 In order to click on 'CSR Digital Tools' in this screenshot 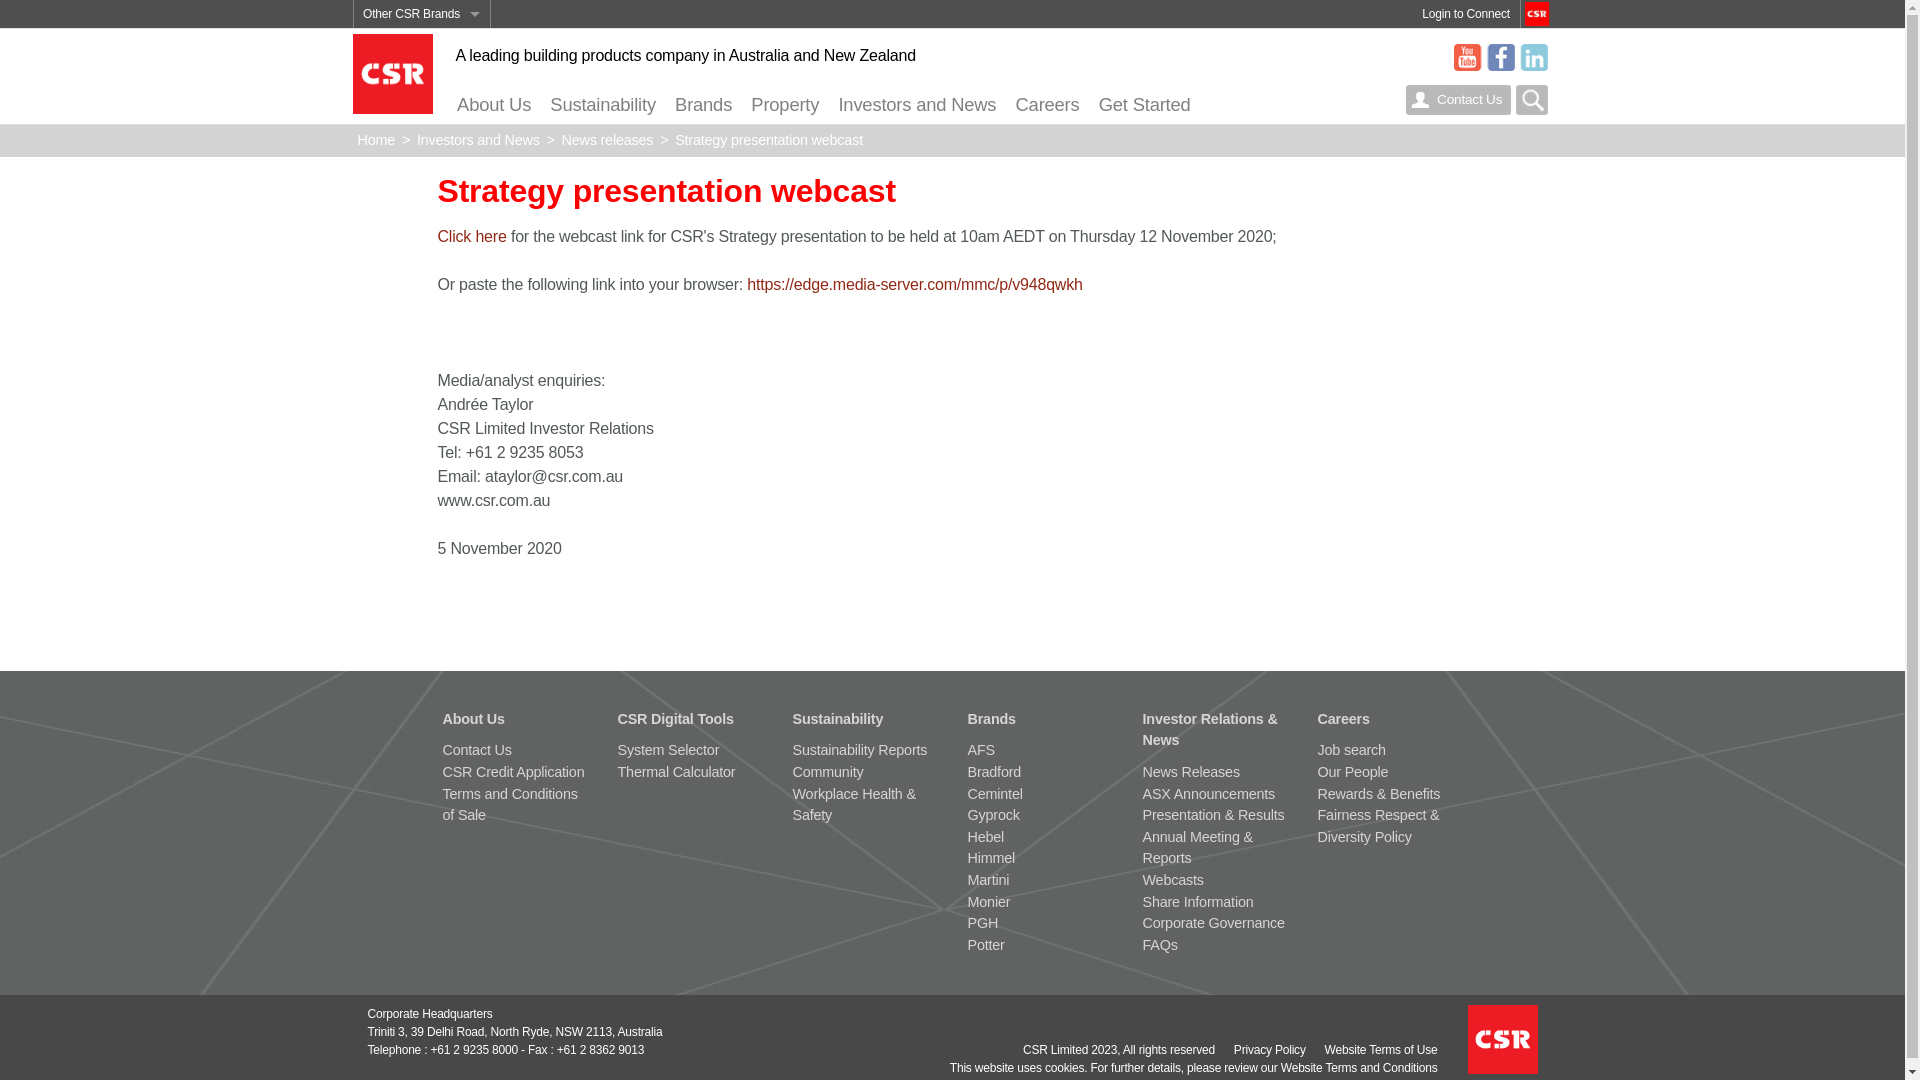, I will do `click(676, 717)`.